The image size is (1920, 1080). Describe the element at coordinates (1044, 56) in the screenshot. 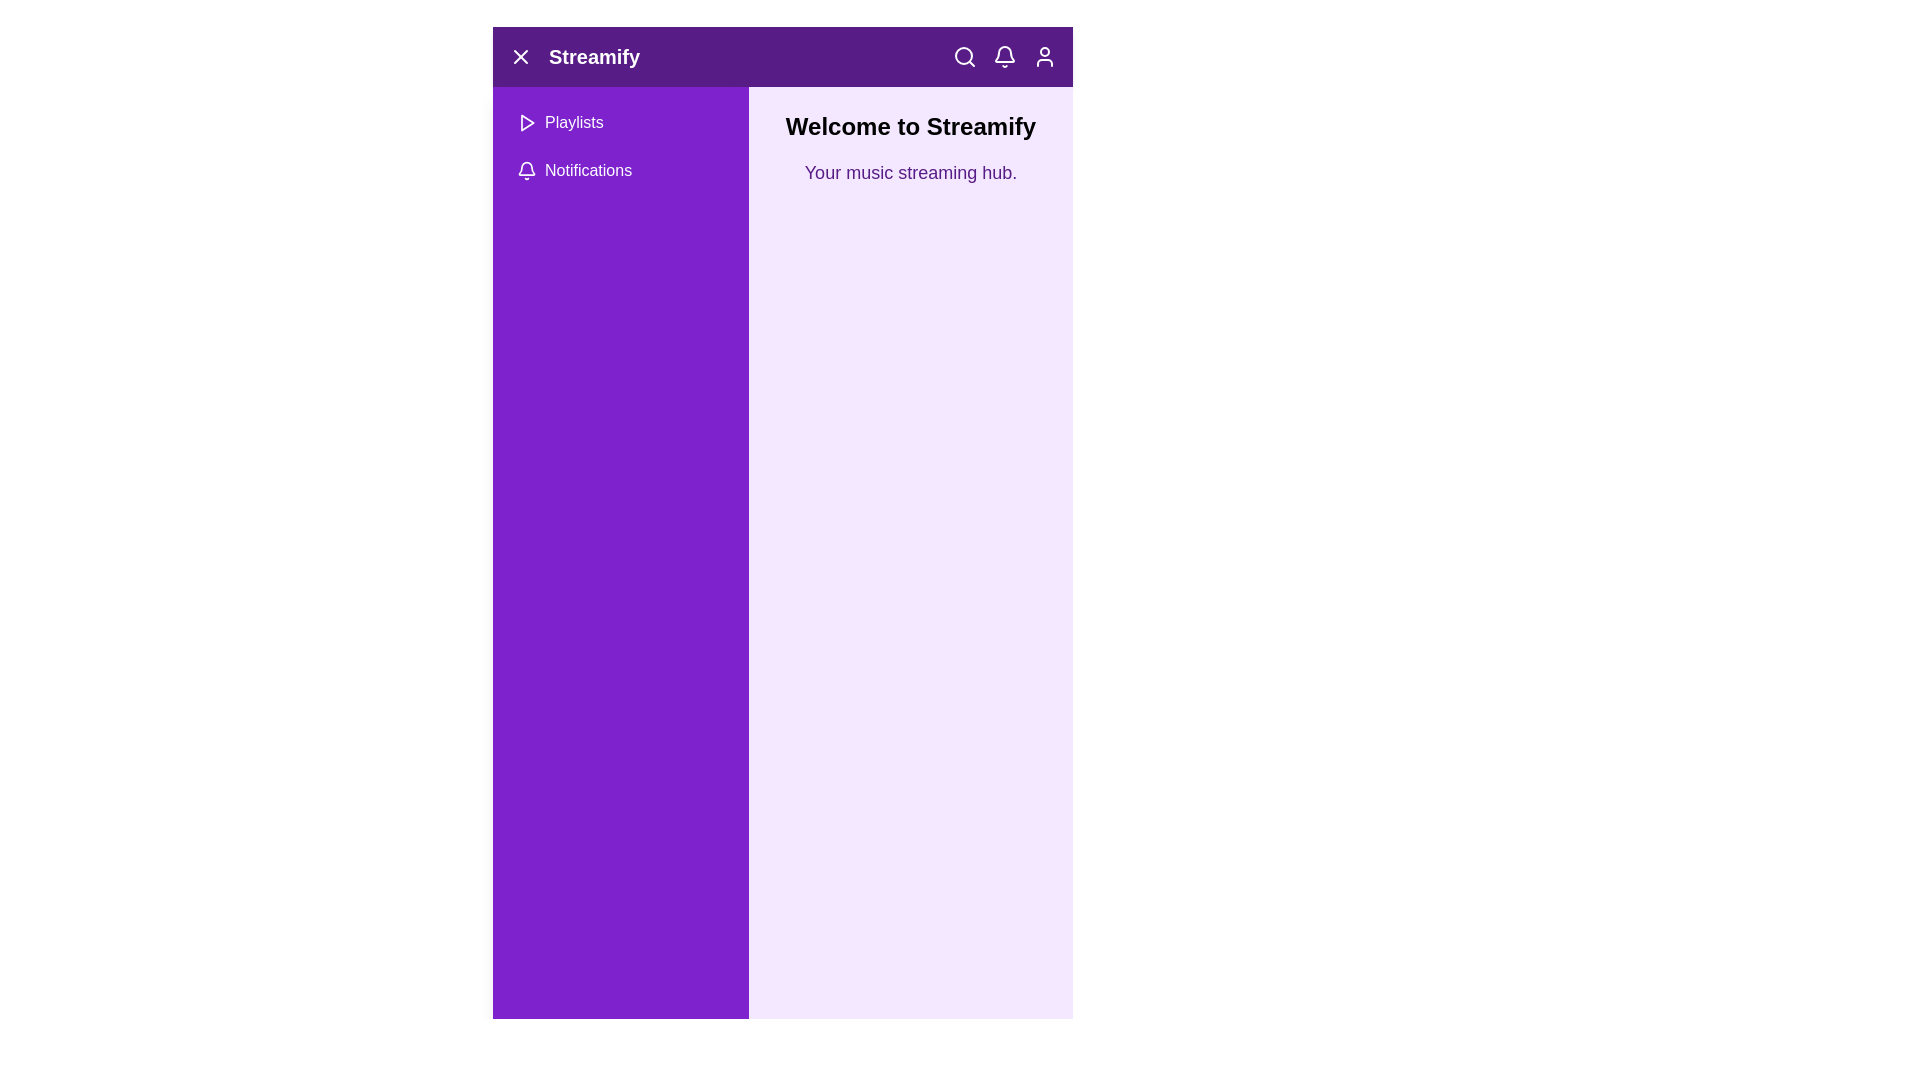

I see `the user profile icon in the top-right corner of the application header` at that location.